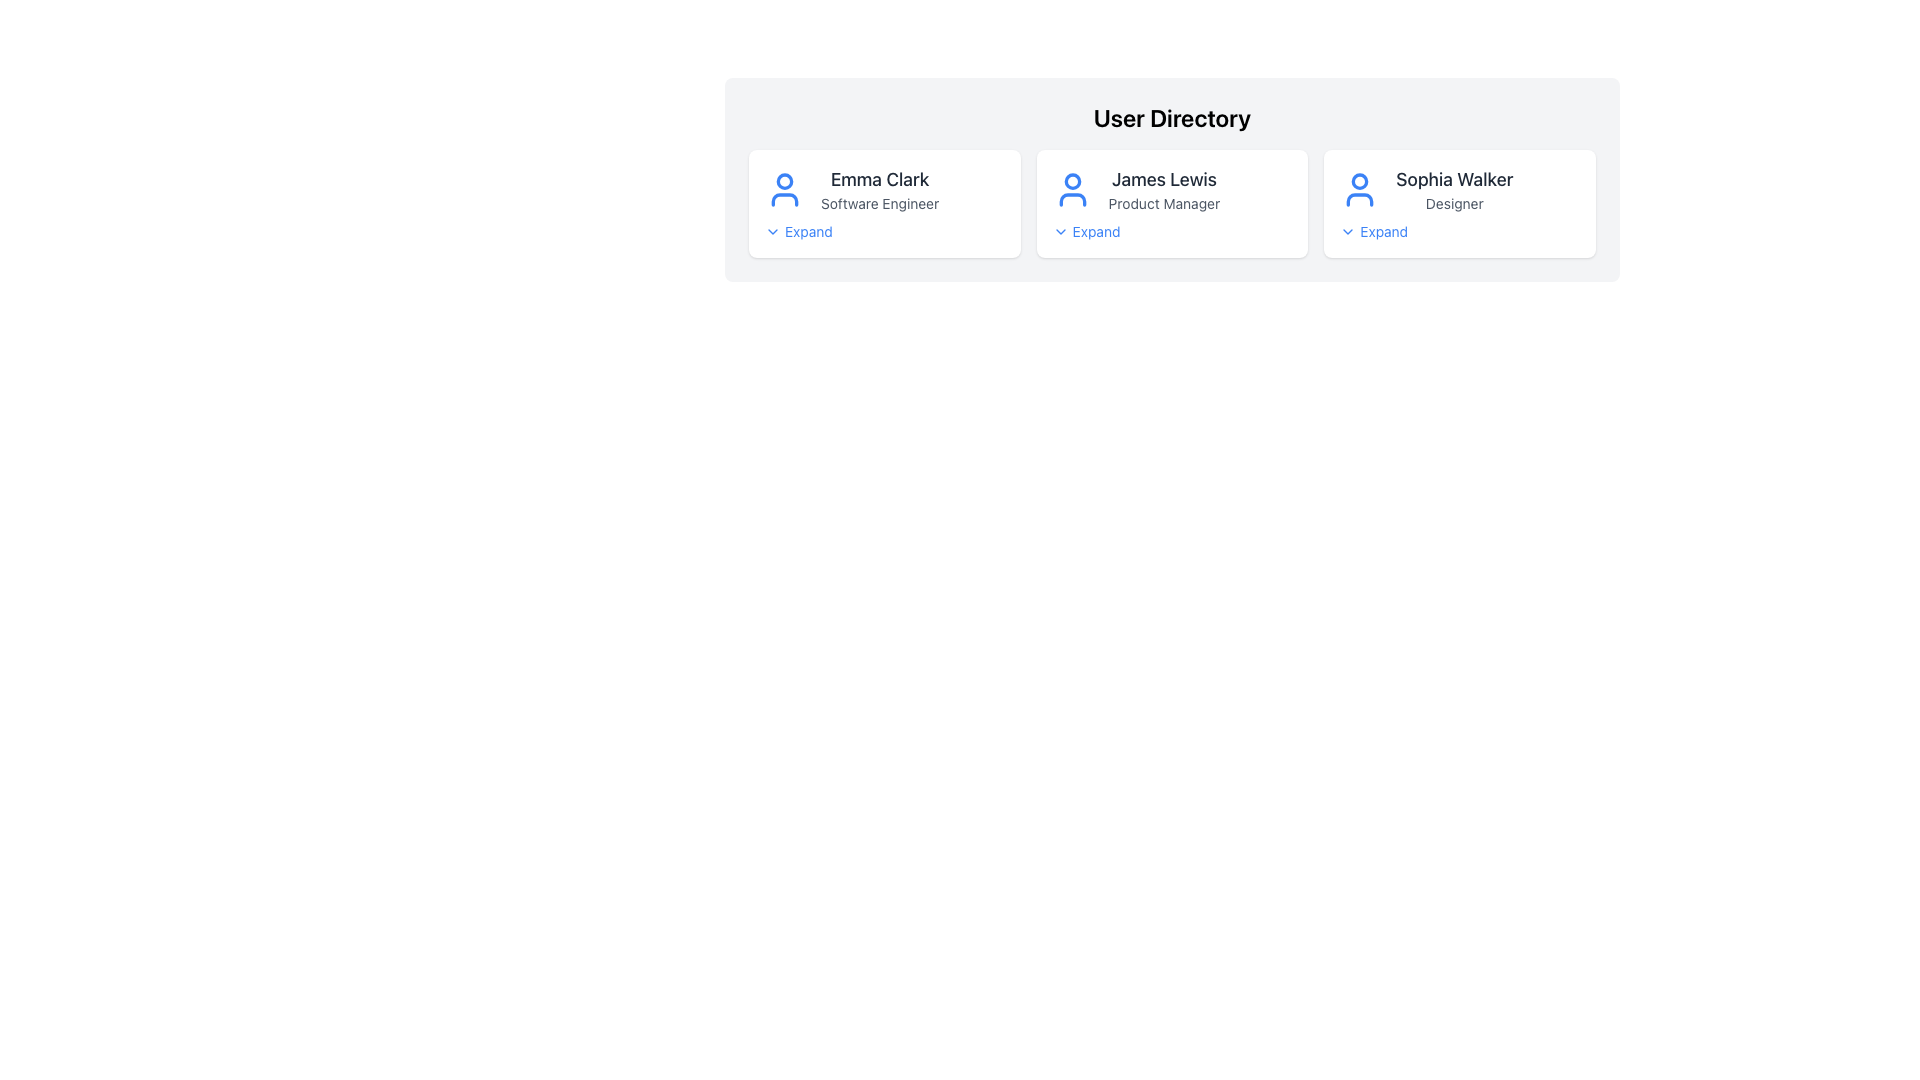 This screenshot has height=1080, width=1920. I want to click on the user icon depicting 'Sophia Walker', which is styled in blue and located at the top-left corner of her card, so click(1360, 189).